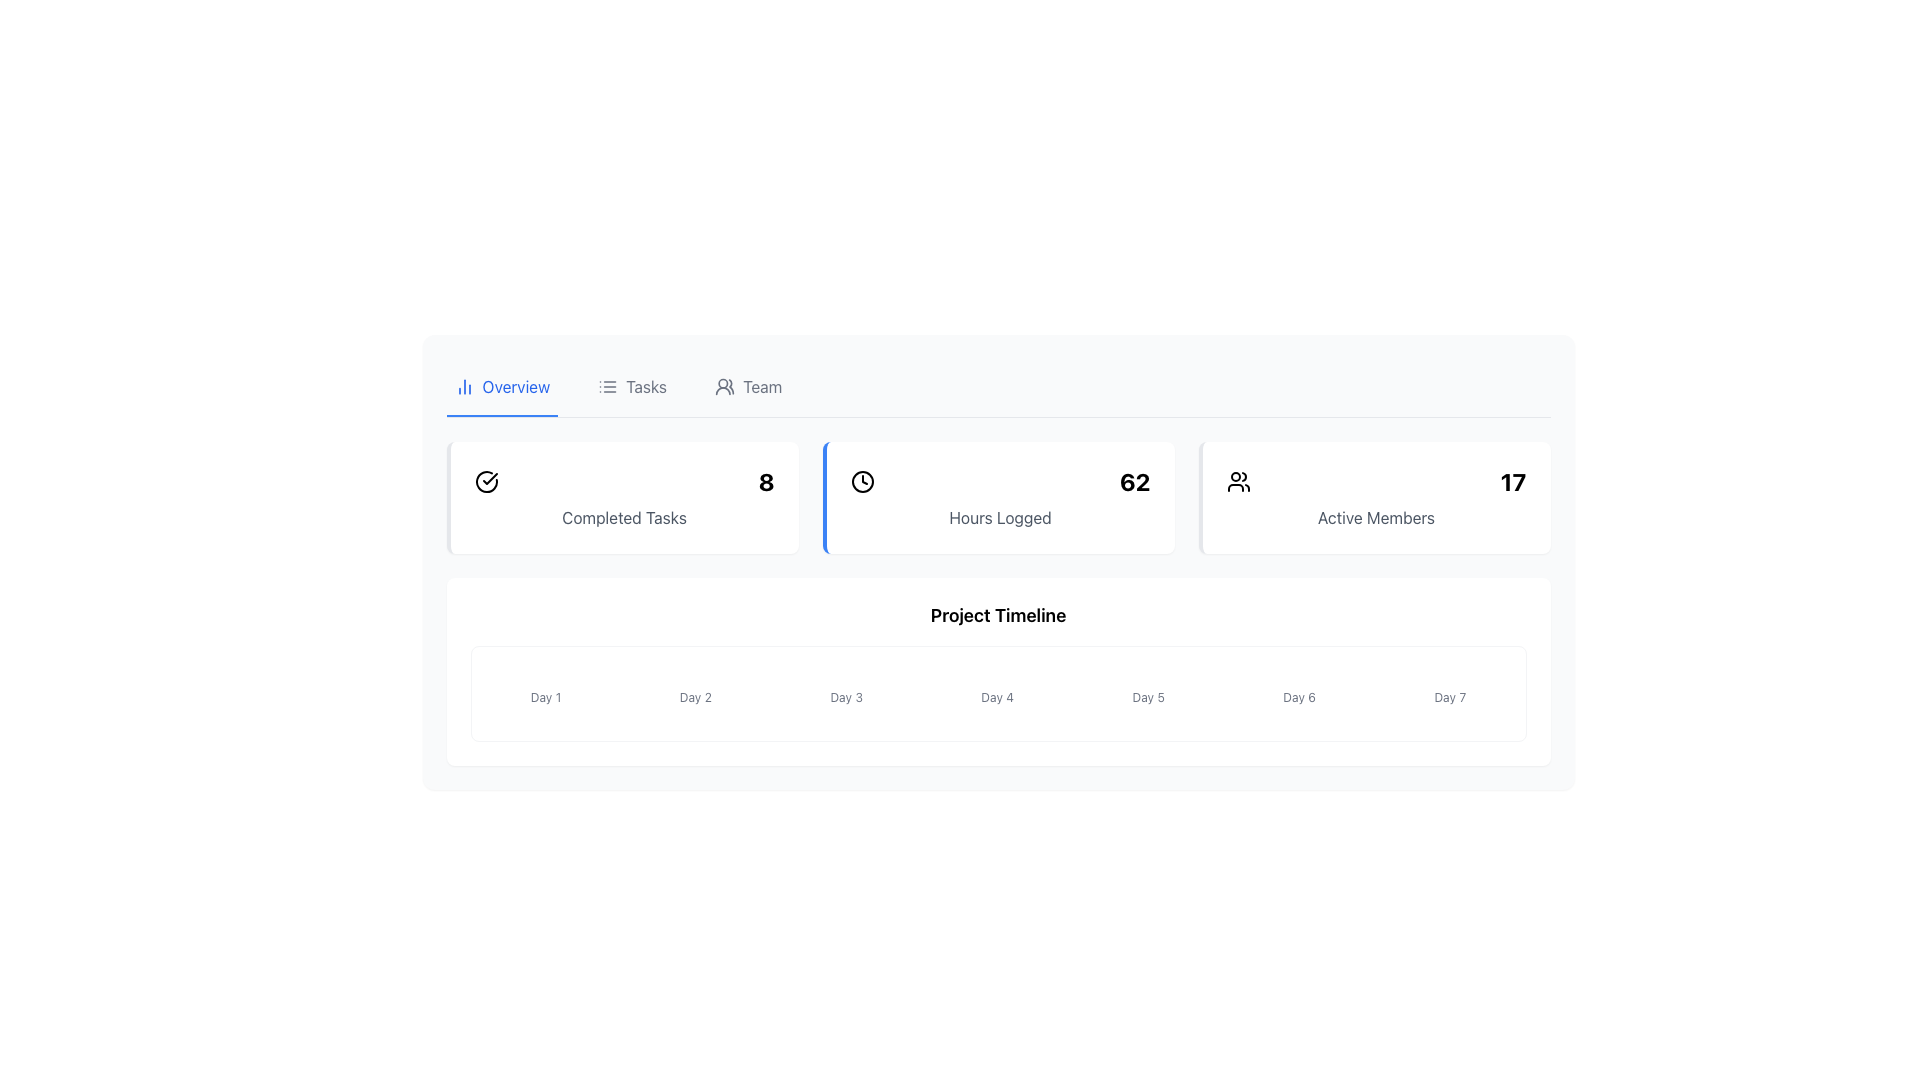 The image size is (1920, 1080). I want to click on the 'Day 1' label in the timeline, which serves as a visual indicator for the specific day, so click(546, 693).